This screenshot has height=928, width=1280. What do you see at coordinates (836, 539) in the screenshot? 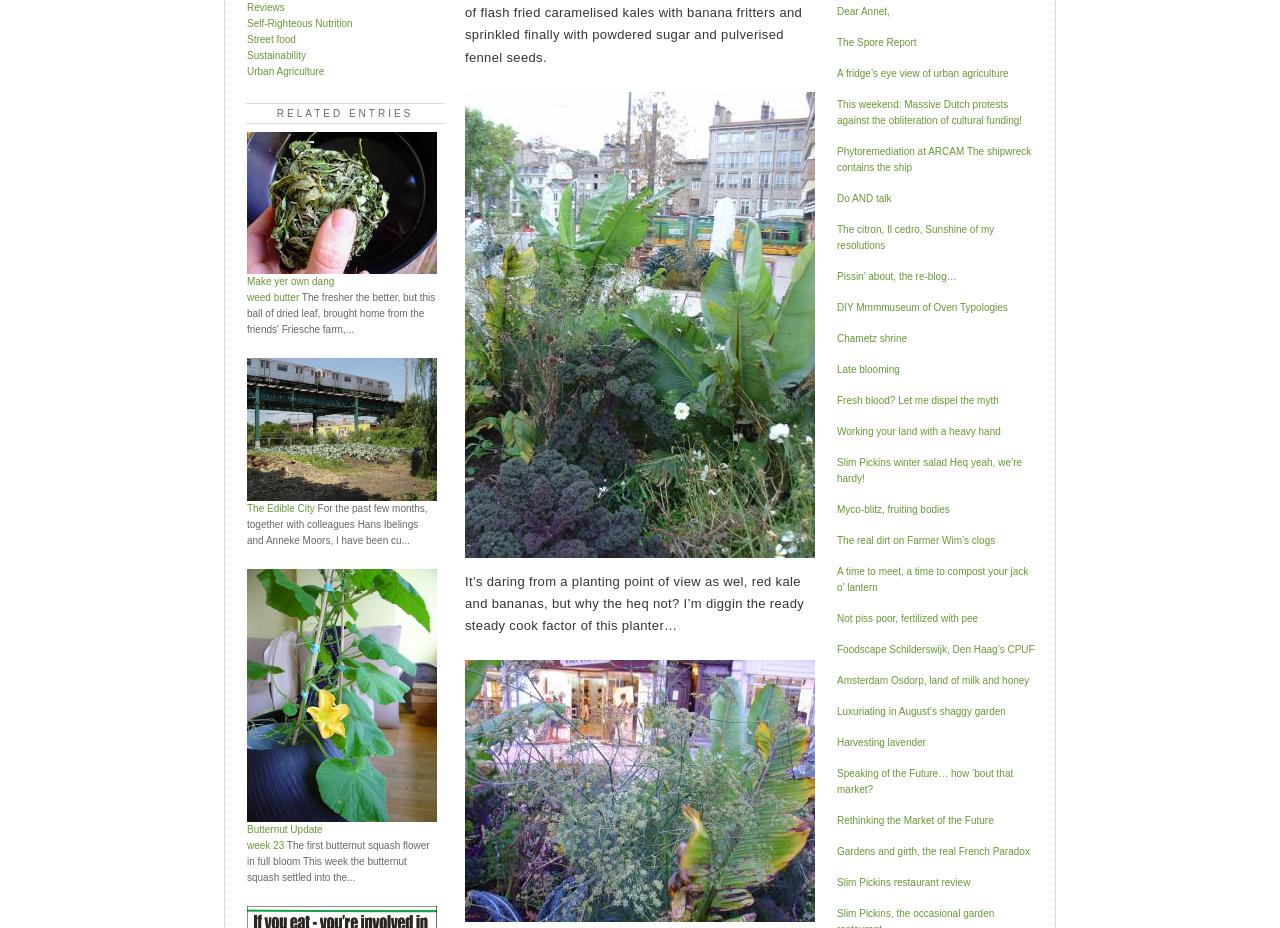
I see `'The real dirt on Farmer Wim’s clogs'` at bounding box center [836, 539].